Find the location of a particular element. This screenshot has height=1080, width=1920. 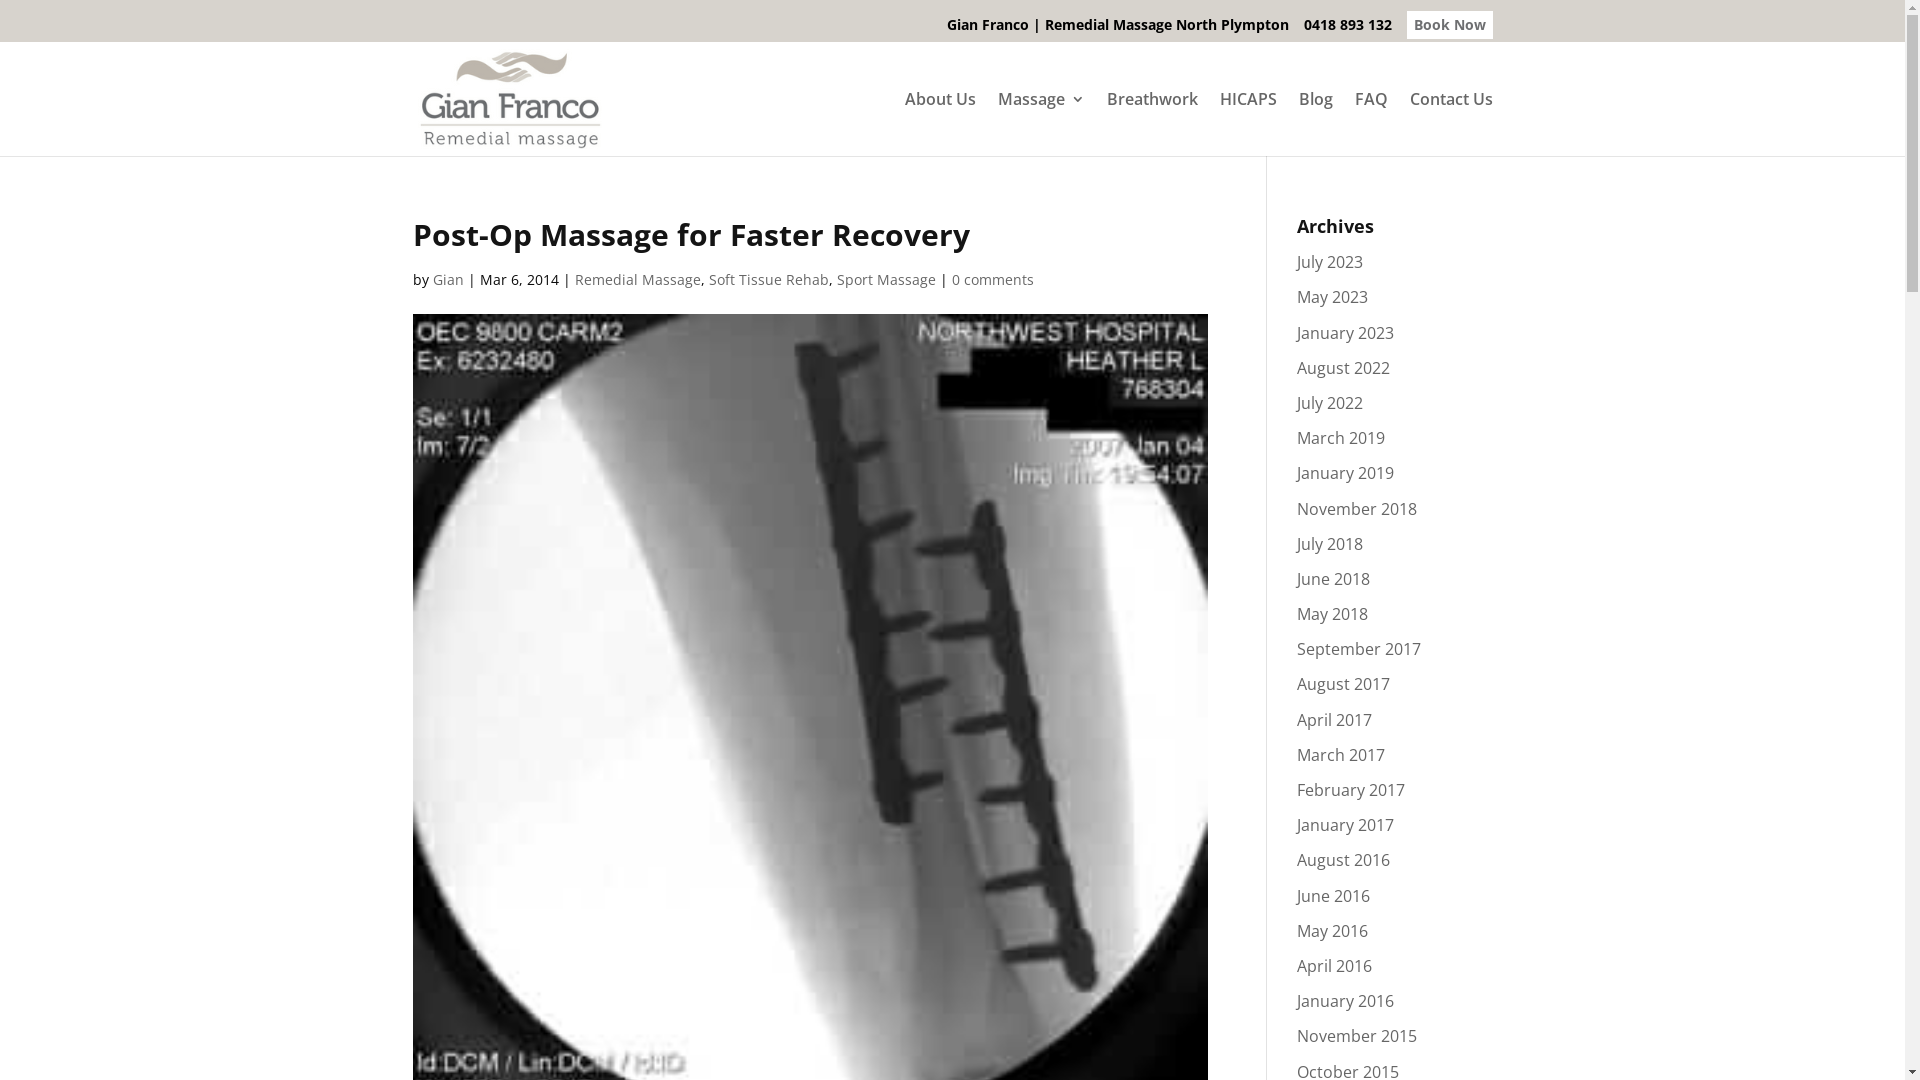

'Book Now' is located at coordinates (1449, 23).